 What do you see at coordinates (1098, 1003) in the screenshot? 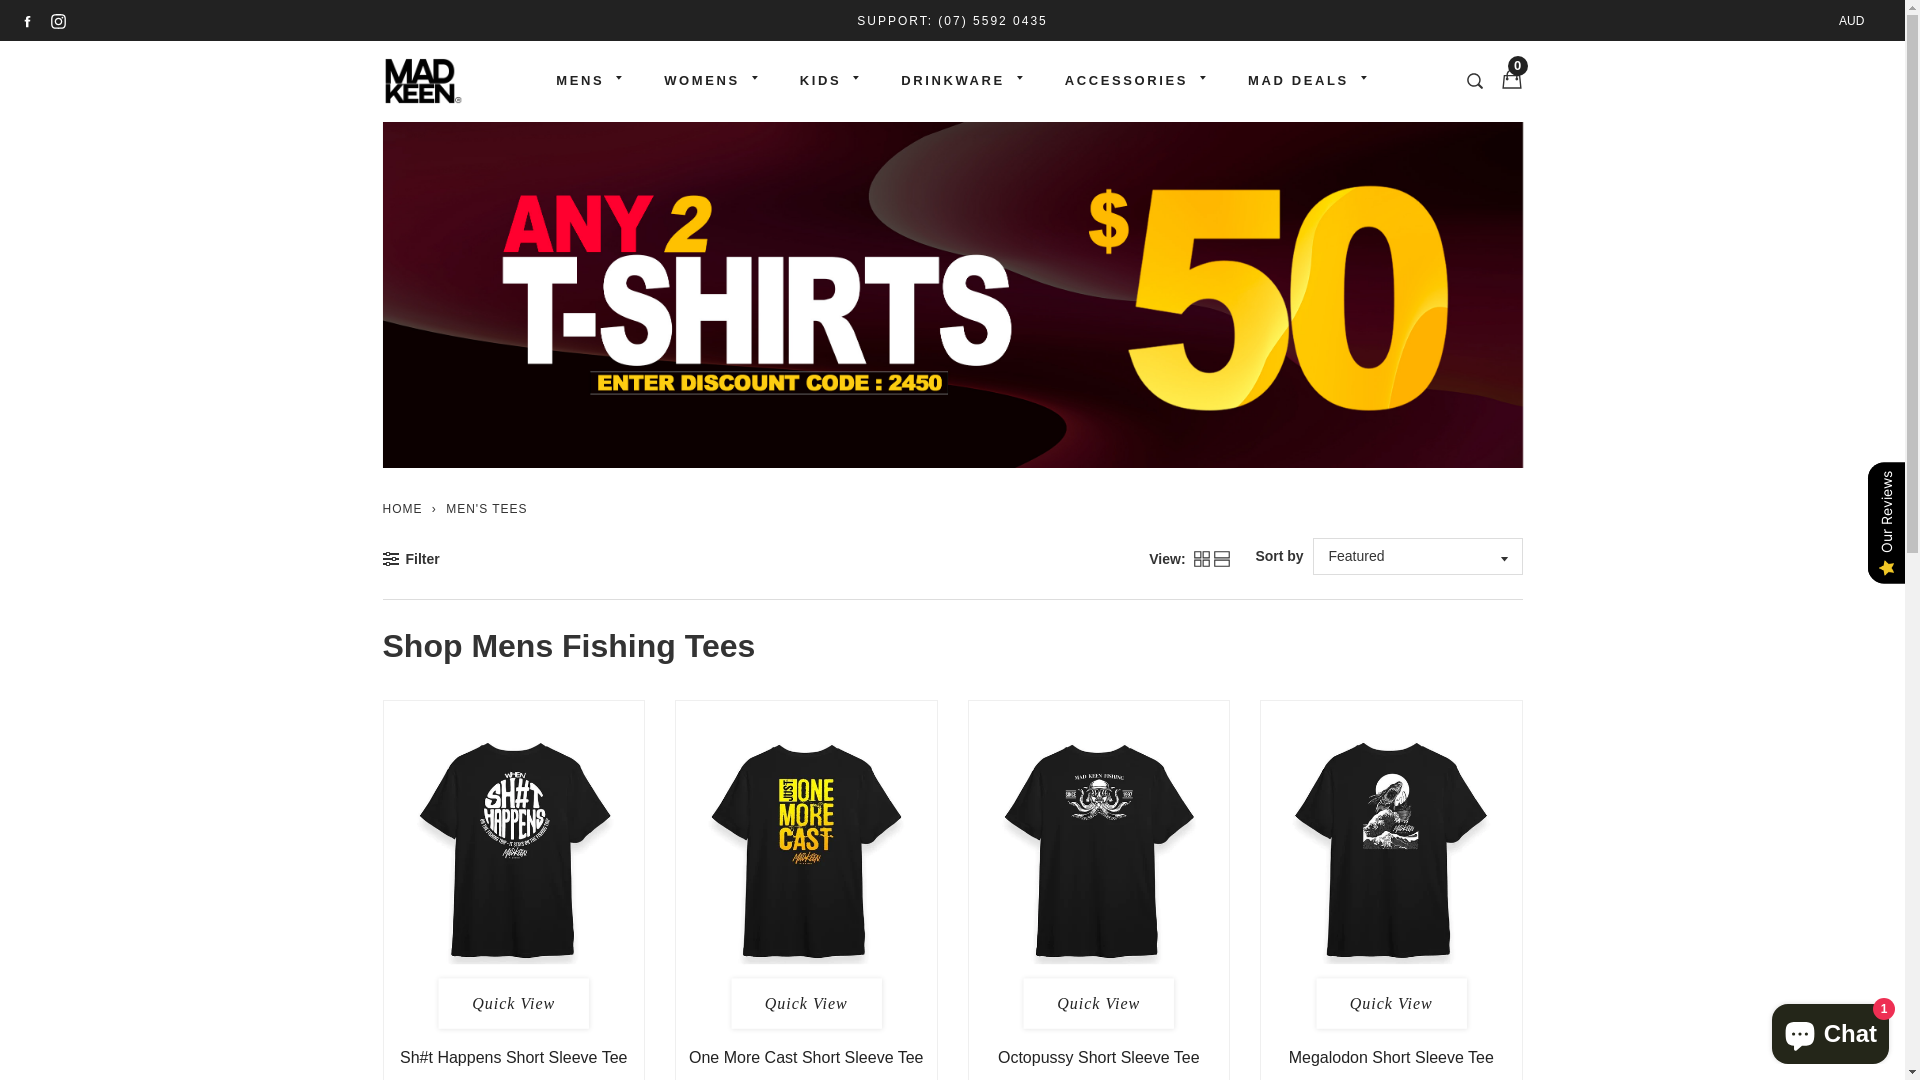
I see `'Quick View'` at bounding box center [1098, 1003].